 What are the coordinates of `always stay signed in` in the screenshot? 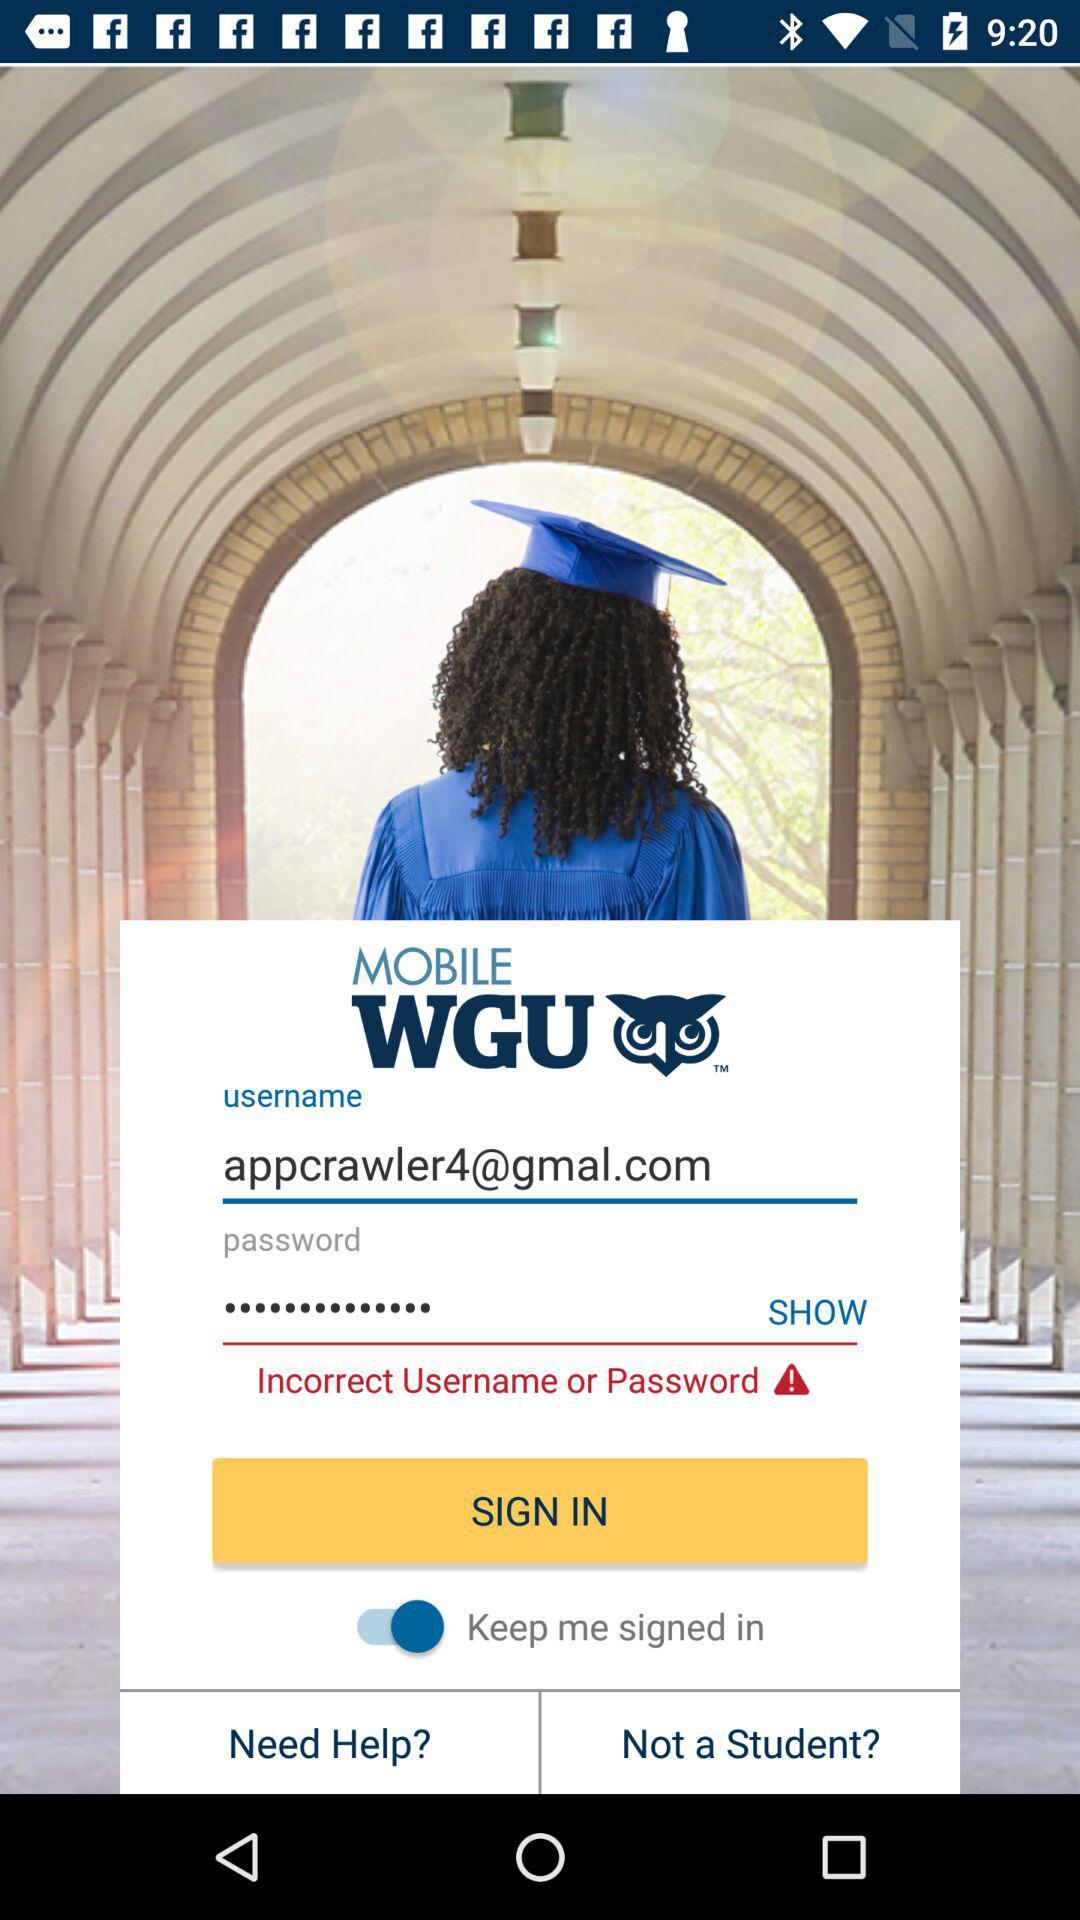 It's located at (390, 1626).